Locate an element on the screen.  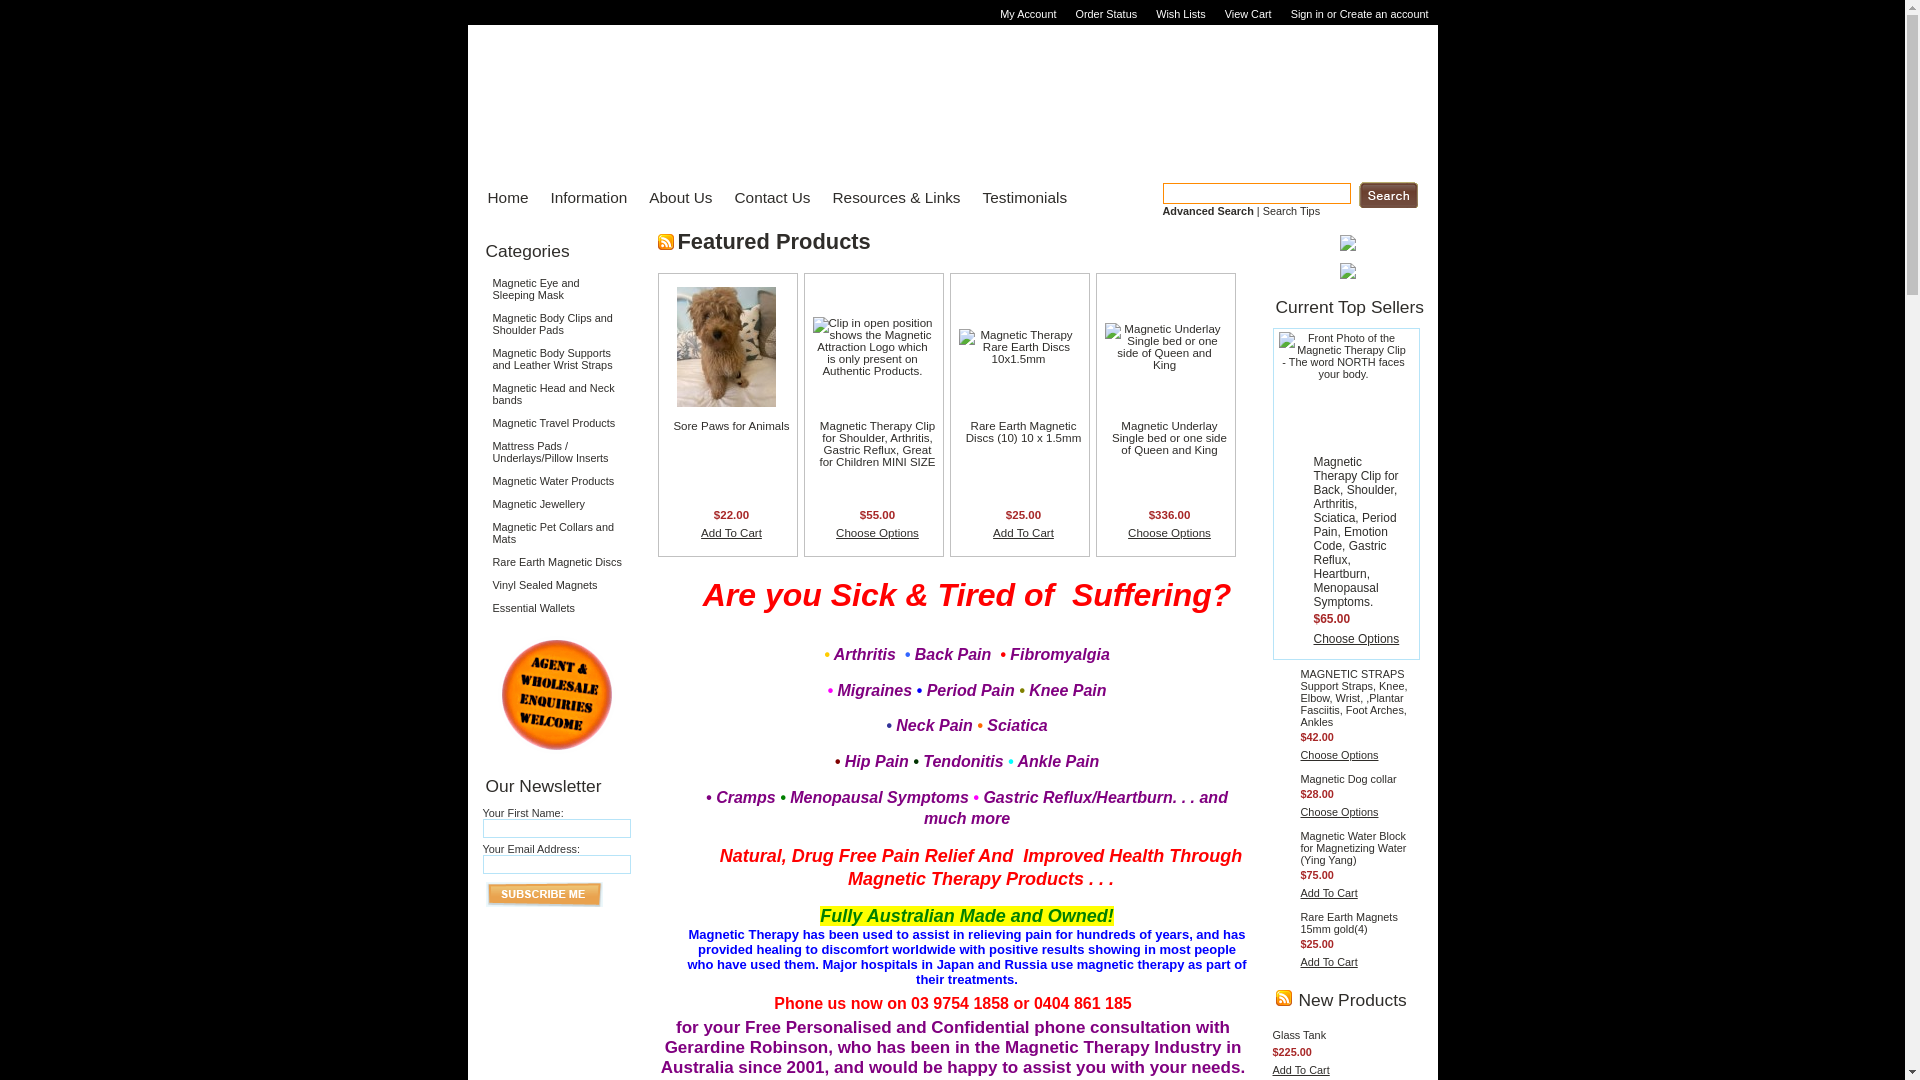
'Sign in' is located at coordinates (1307, 14).